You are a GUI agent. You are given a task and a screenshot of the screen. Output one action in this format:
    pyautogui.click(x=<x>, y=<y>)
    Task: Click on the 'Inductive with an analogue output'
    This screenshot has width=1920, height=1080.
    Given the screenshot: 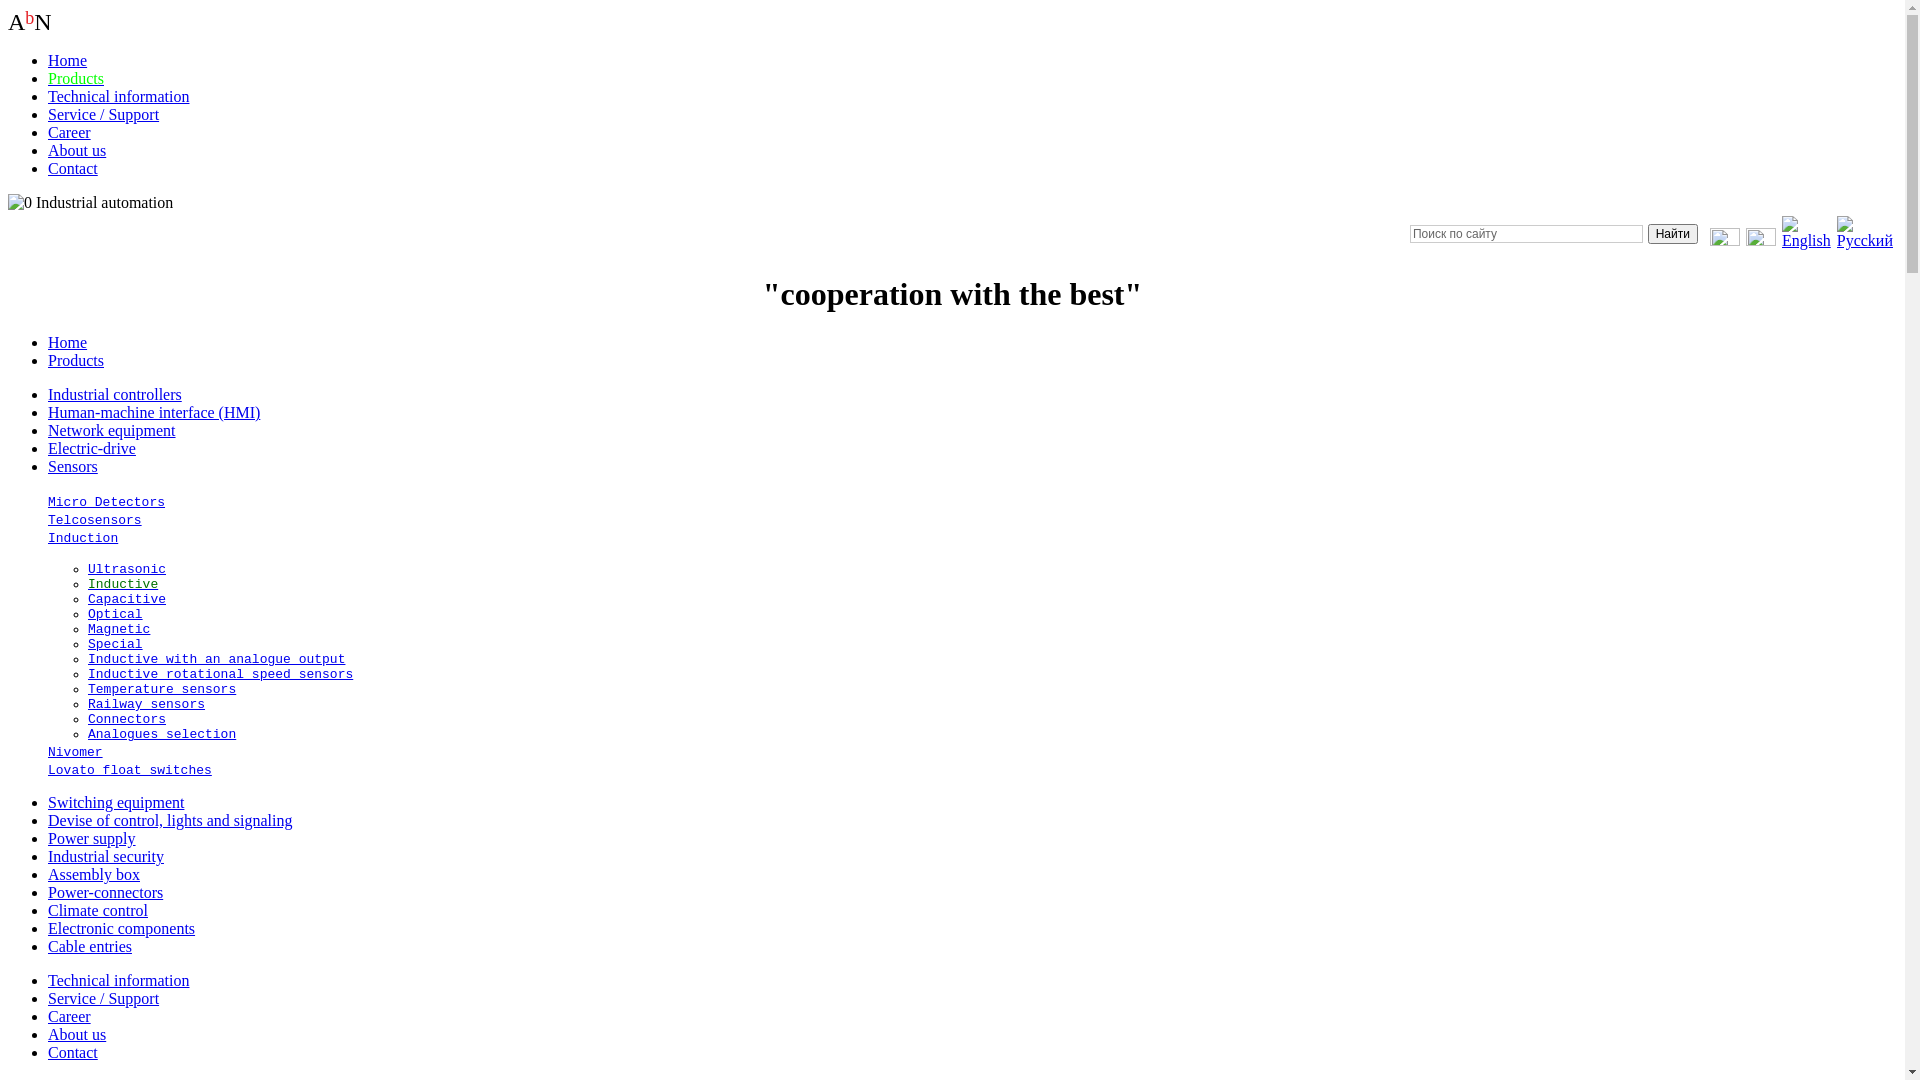 What is the action you would take?
    pyautogui.click(x=86, y=659)
    